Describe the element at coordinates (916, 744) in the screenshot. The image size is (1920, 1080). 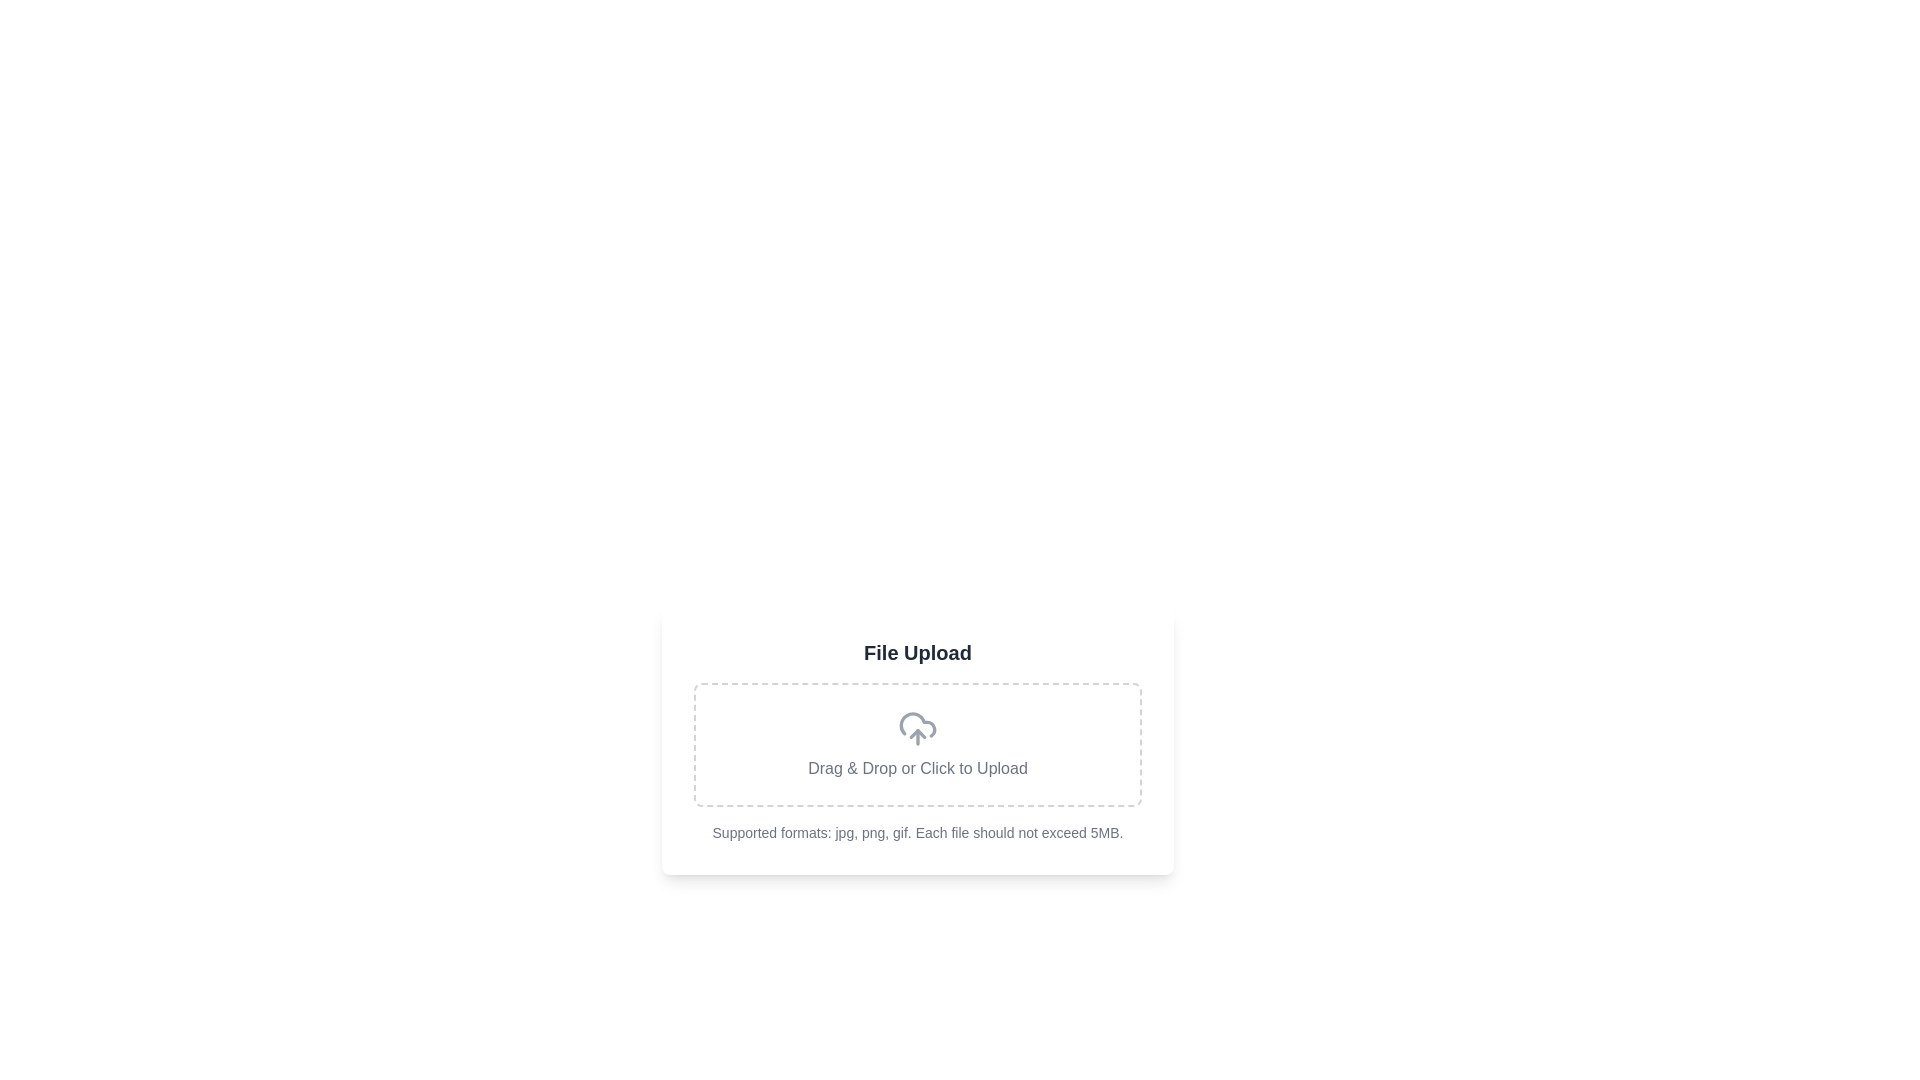
I see `files onto the file upload area that displays 'Drag & Drop or Click` at that location.